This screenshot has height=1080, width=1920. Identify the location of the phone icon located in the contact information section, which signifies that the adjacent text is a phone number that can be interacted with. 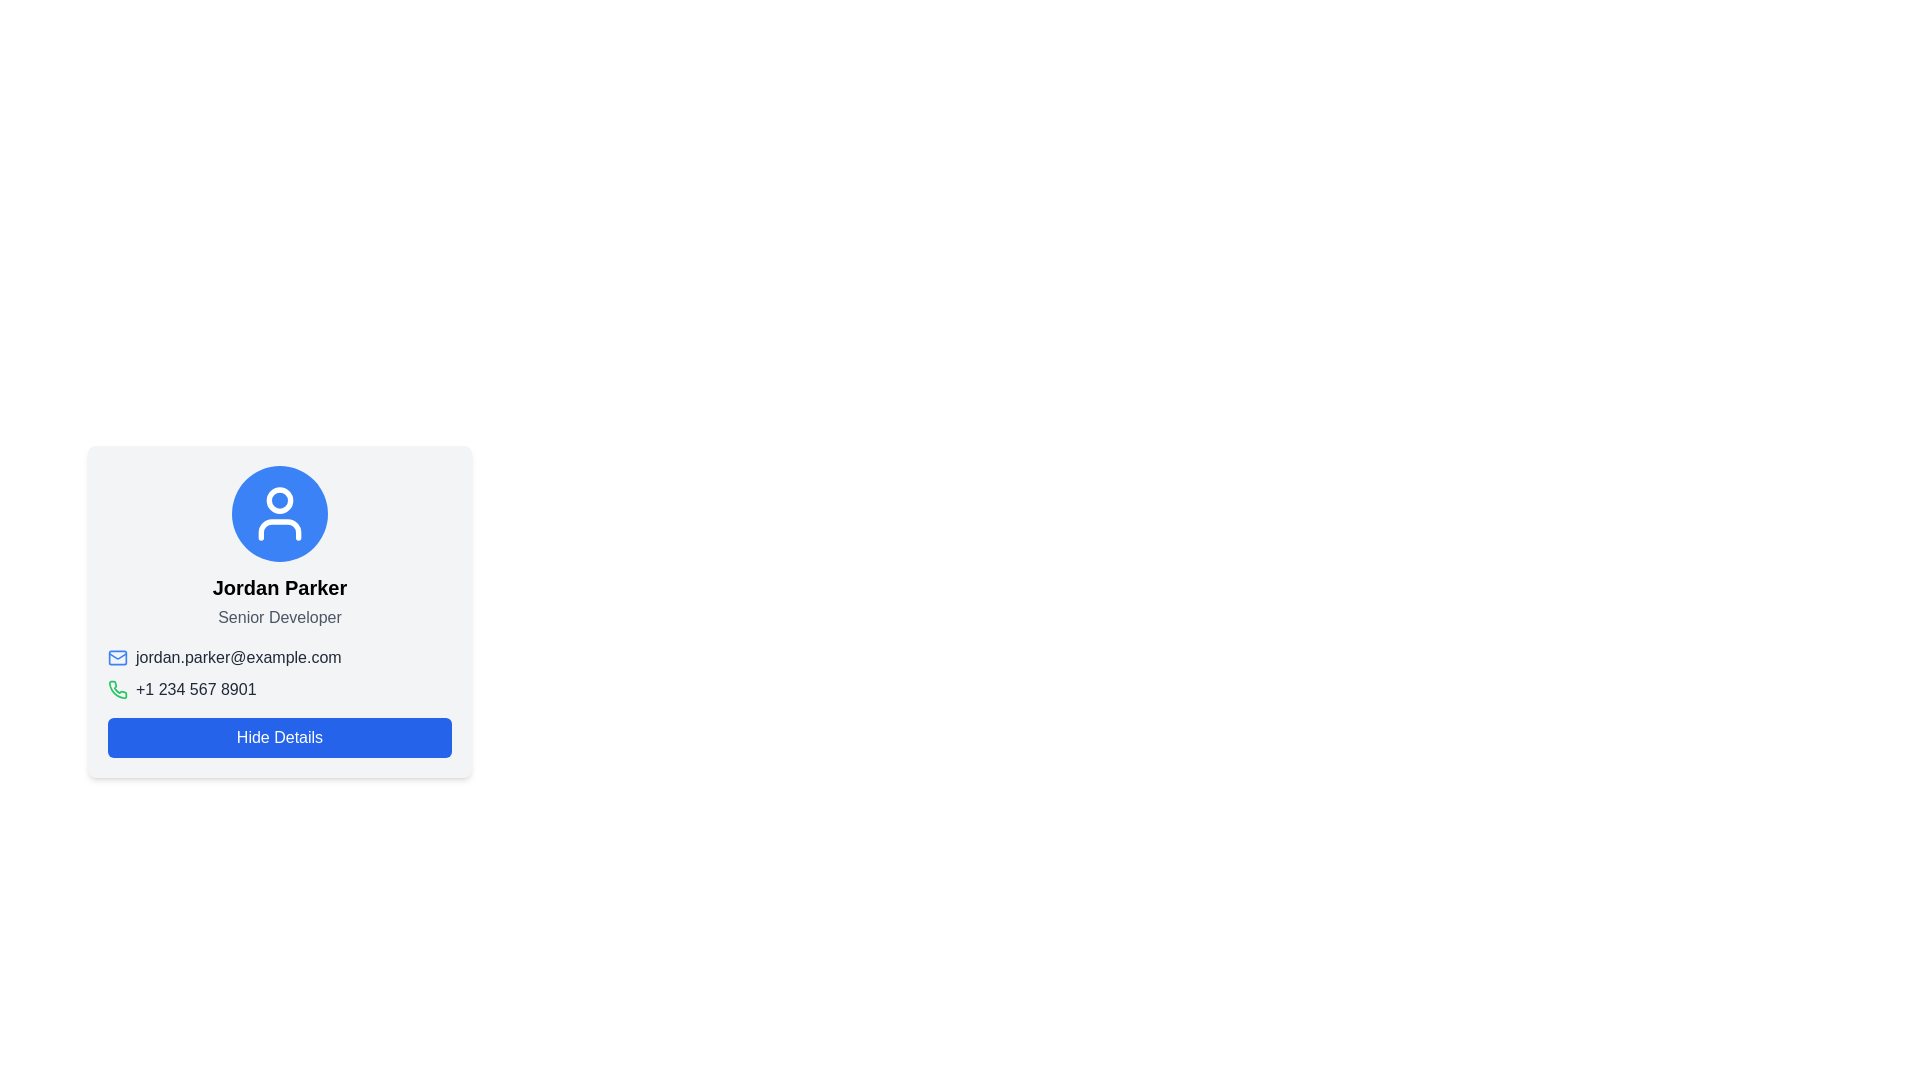
(117, 689).